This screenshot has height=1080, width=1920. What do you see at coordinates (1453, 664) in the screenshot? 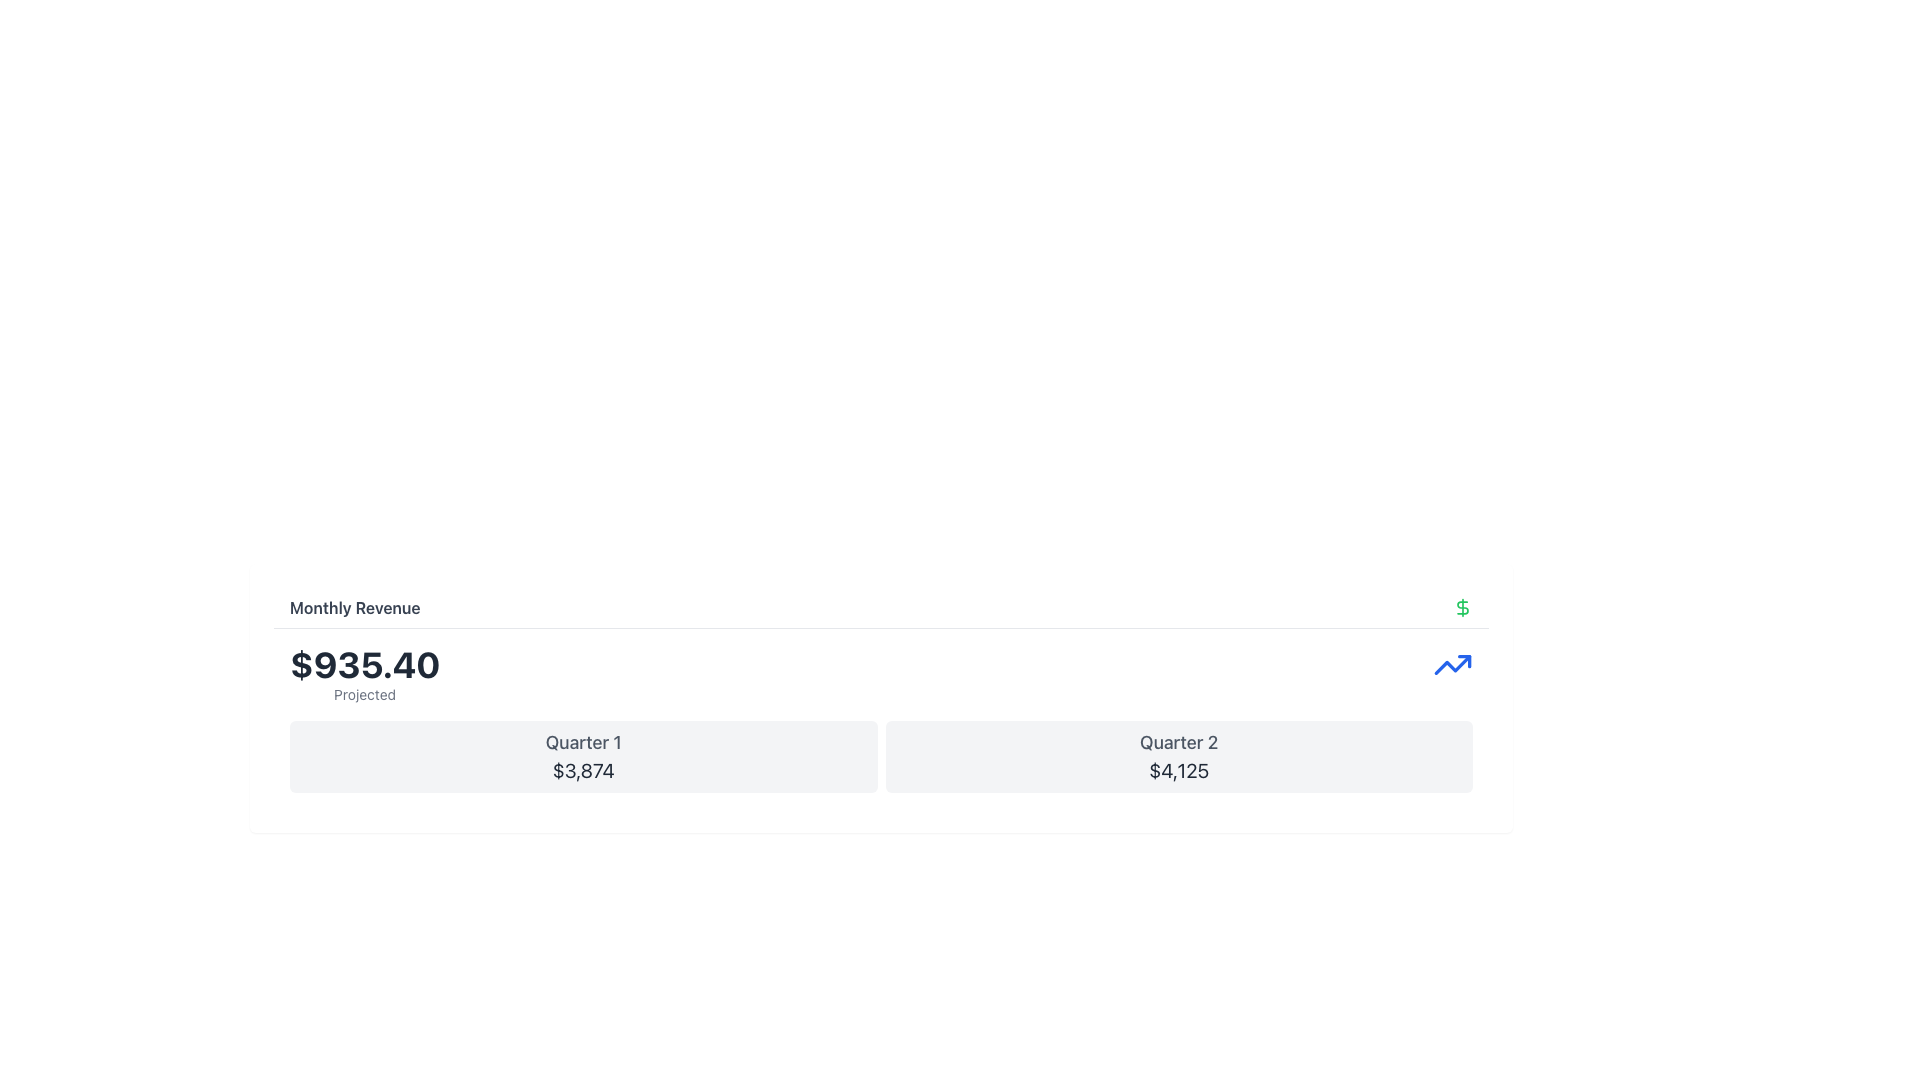
I see `the blue line graph icon located in the top-right corner of the 'Quarter 2' revenue details` at bounding box center [1453, 664].